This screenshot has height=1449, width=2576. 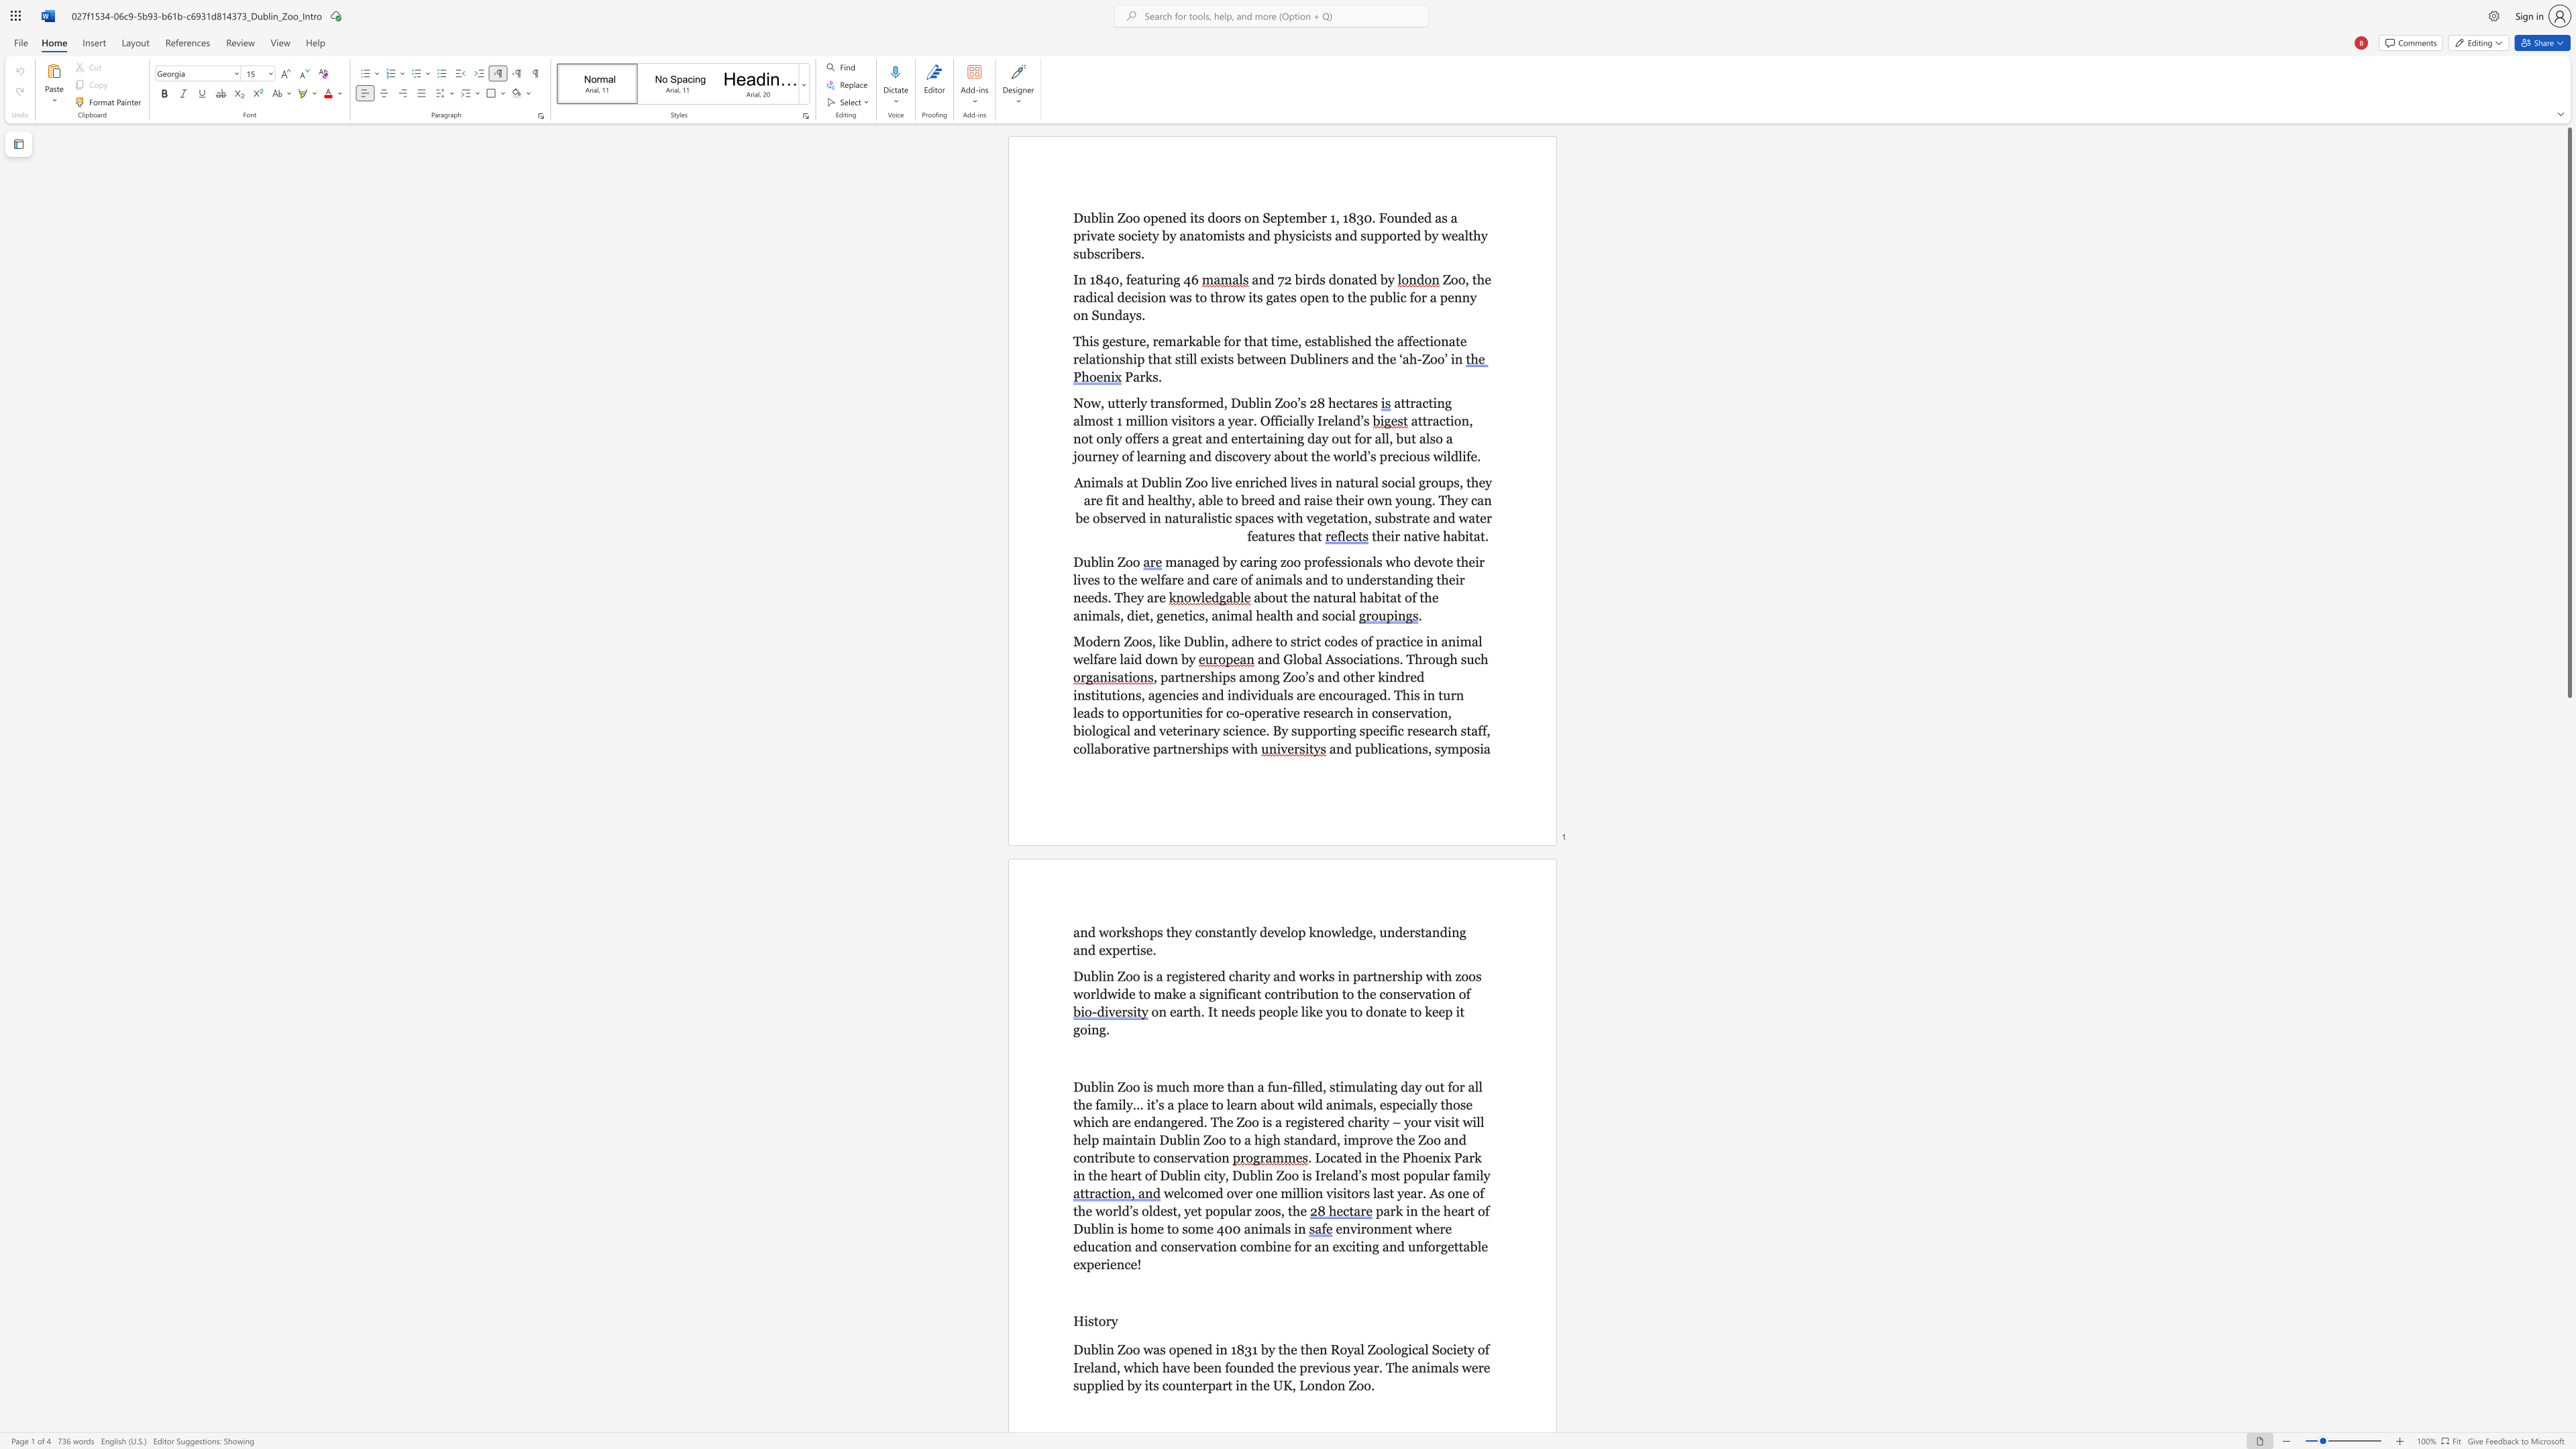 What do you see at coordinates (1127, 234) in the screenshot?
I see `the 8th character "o" in the text` at bounding box center [1127, 234].